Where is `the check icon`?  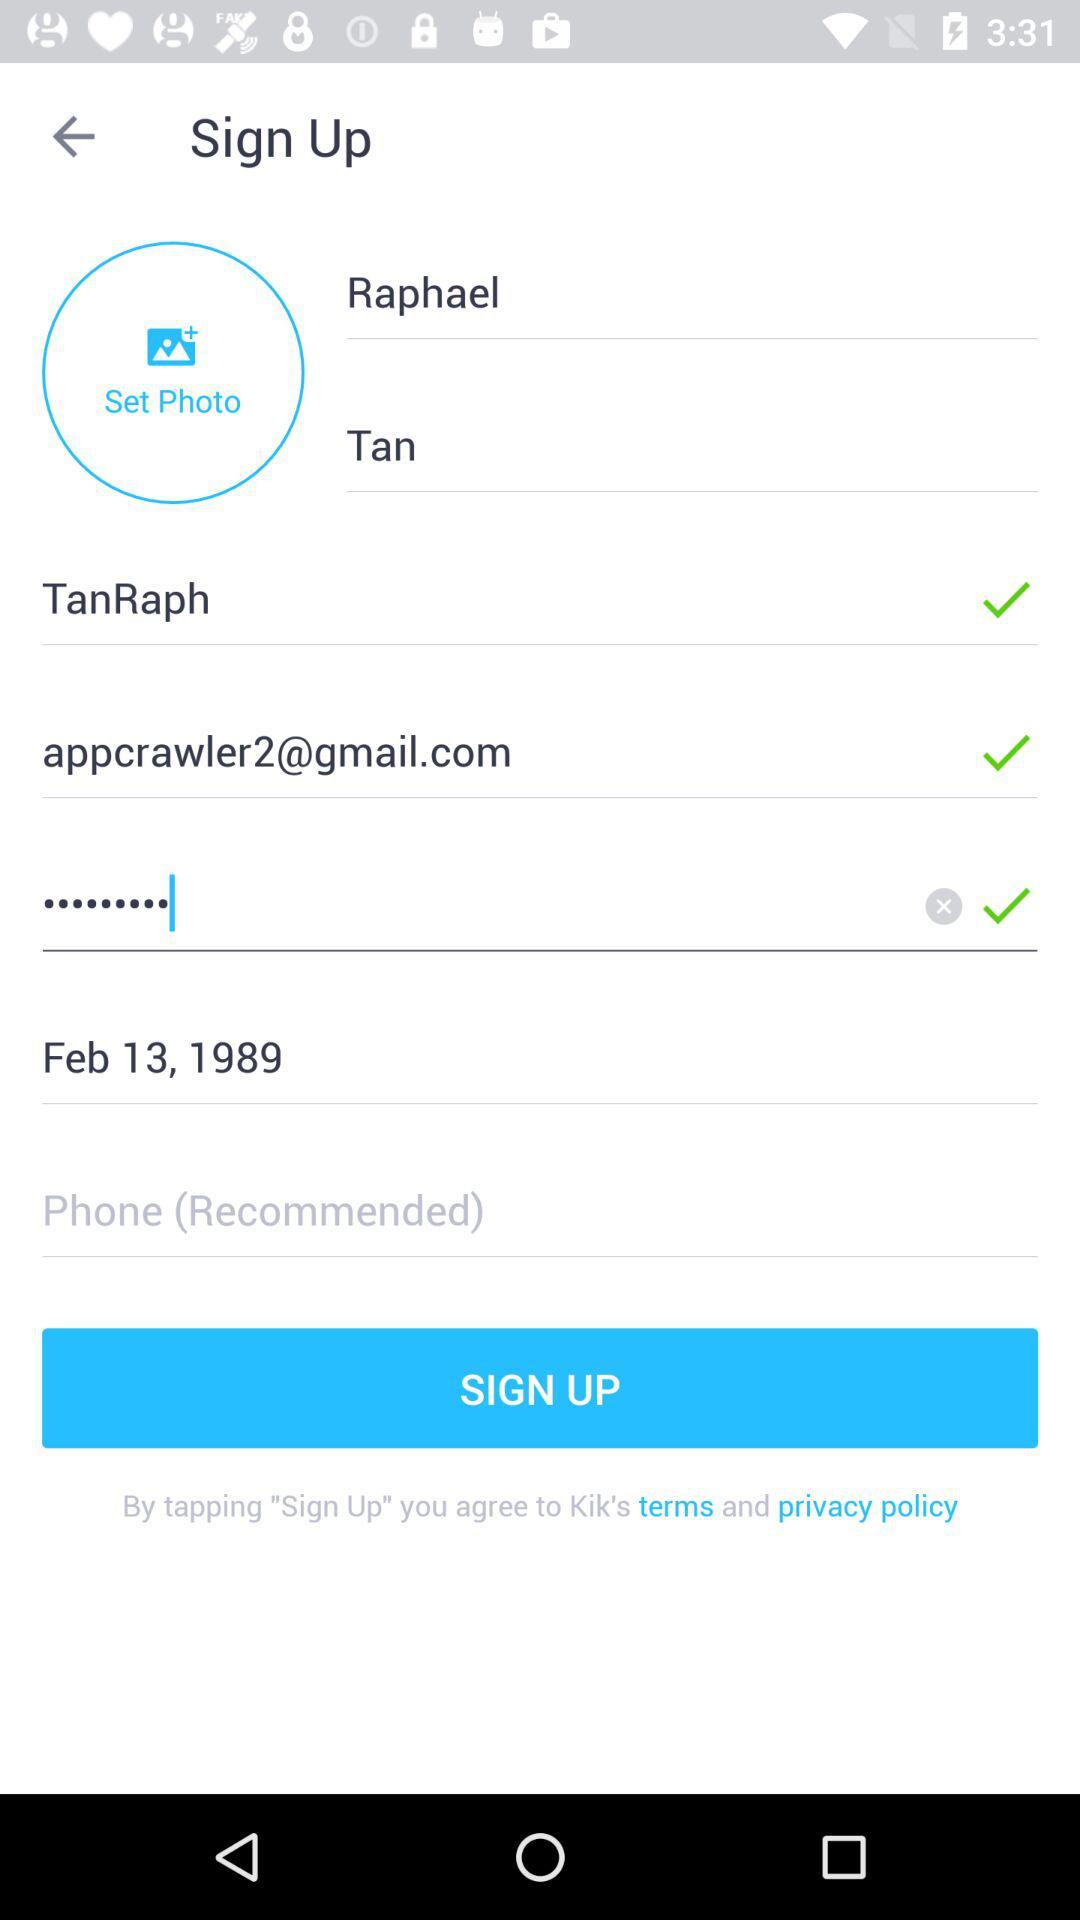 the check icon is located at coordinates (1006, 599).